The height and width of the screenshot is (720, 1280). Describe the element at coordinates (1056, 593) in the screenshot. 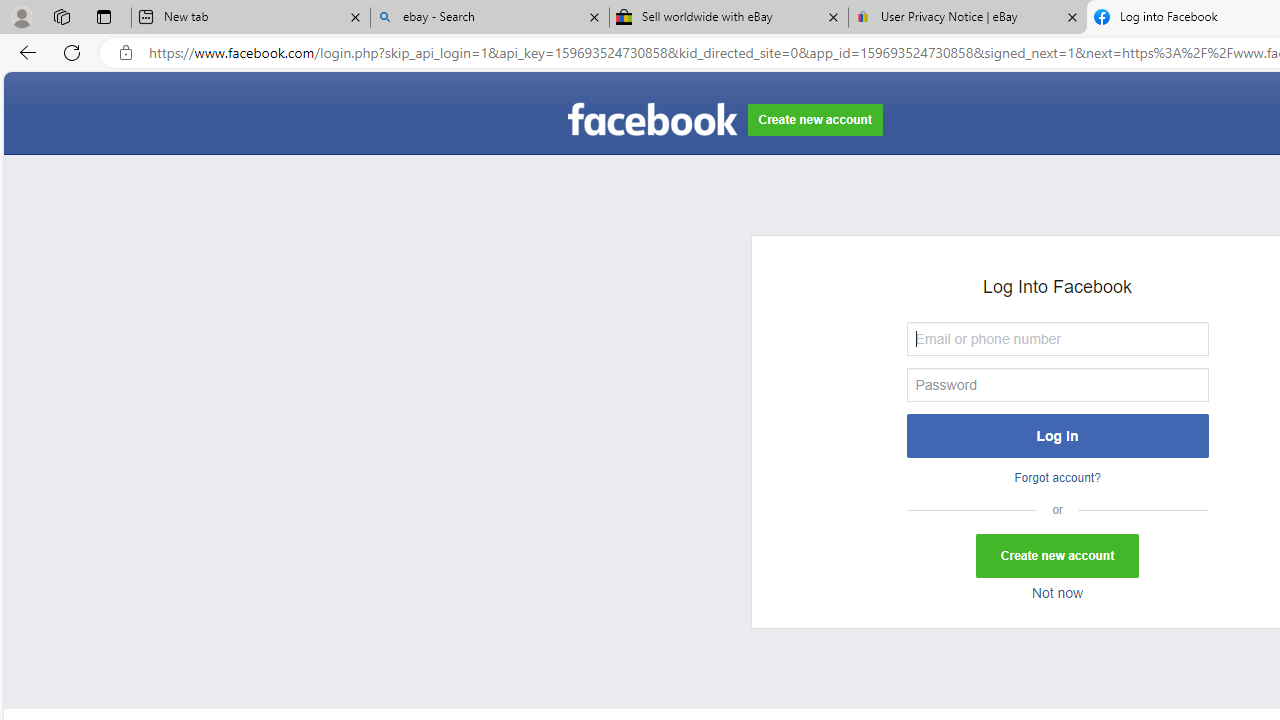

I see `'Not now'` at that location.